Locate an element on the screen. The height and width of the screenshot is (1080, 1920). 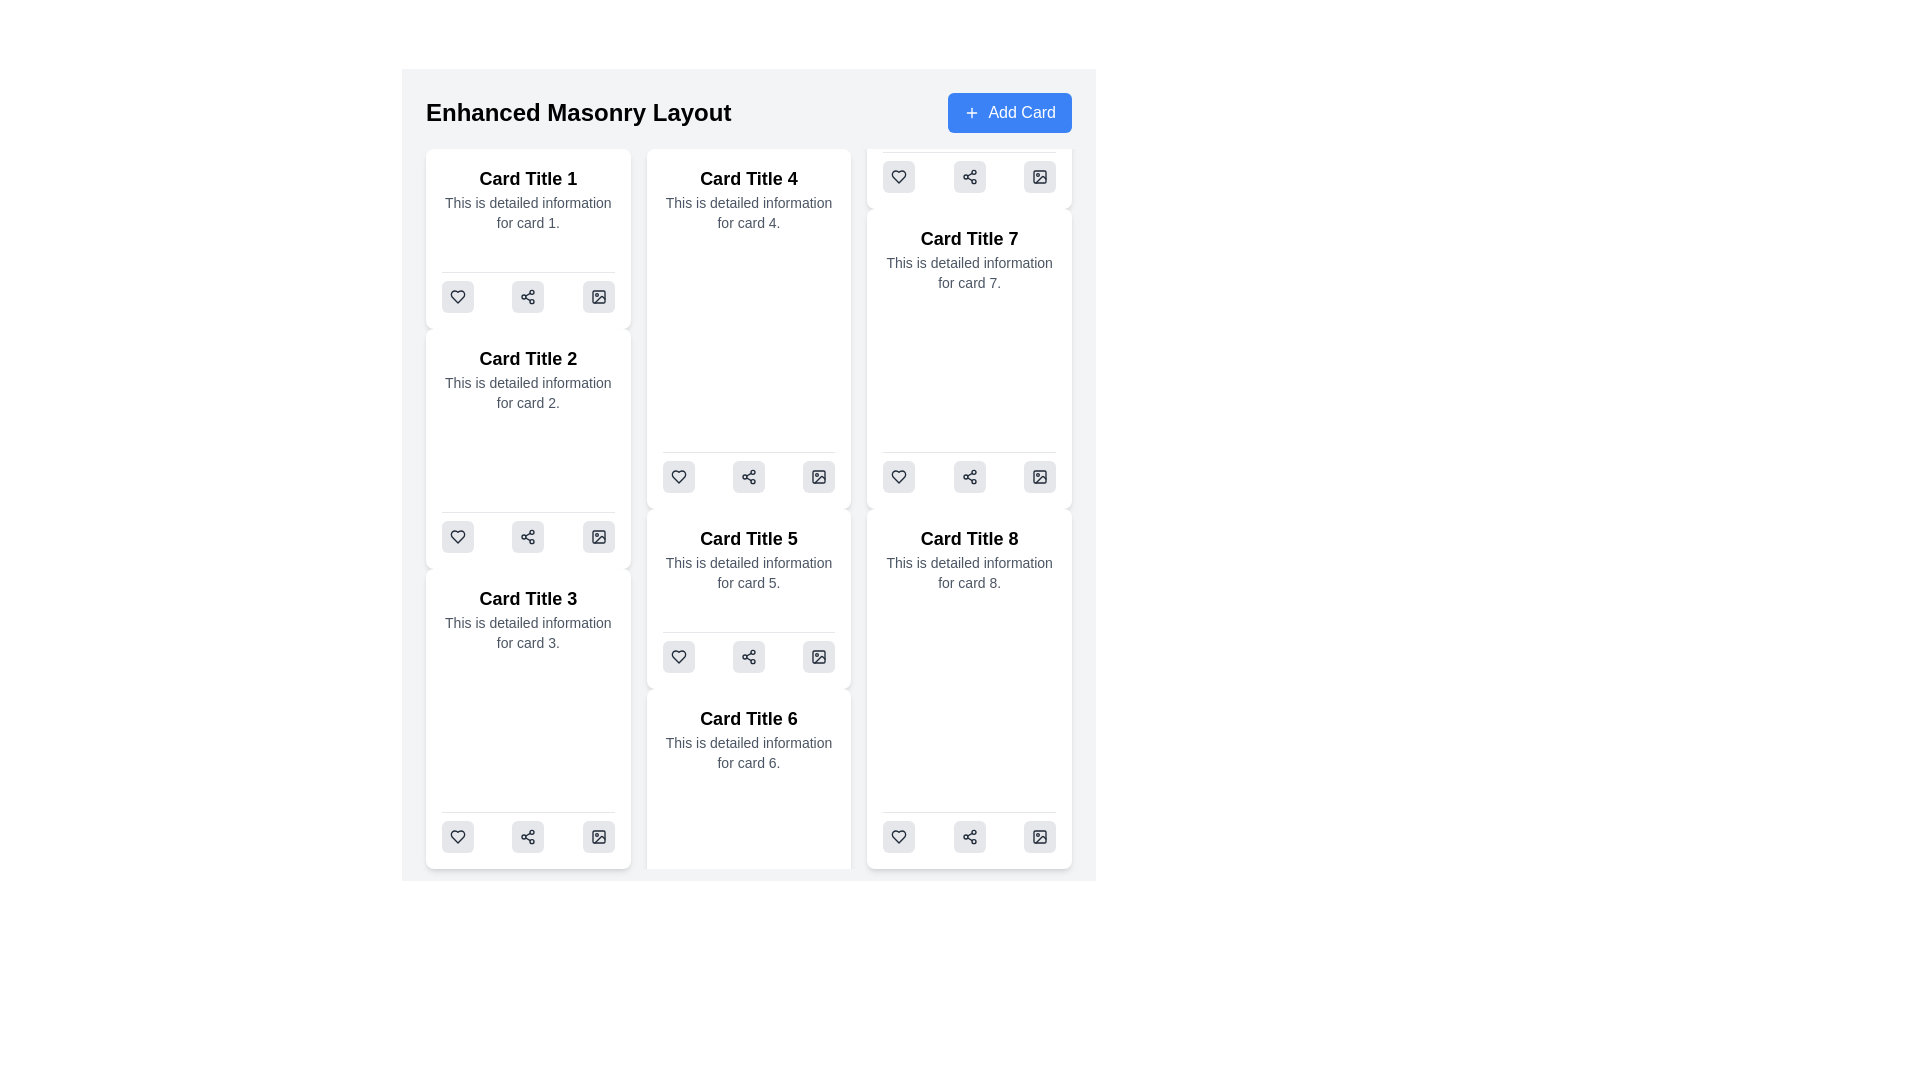
the heart-shaped icon with a hollow outline located within 'Card Title 5' to like or favorite the card is located at coordinates (898, 477).